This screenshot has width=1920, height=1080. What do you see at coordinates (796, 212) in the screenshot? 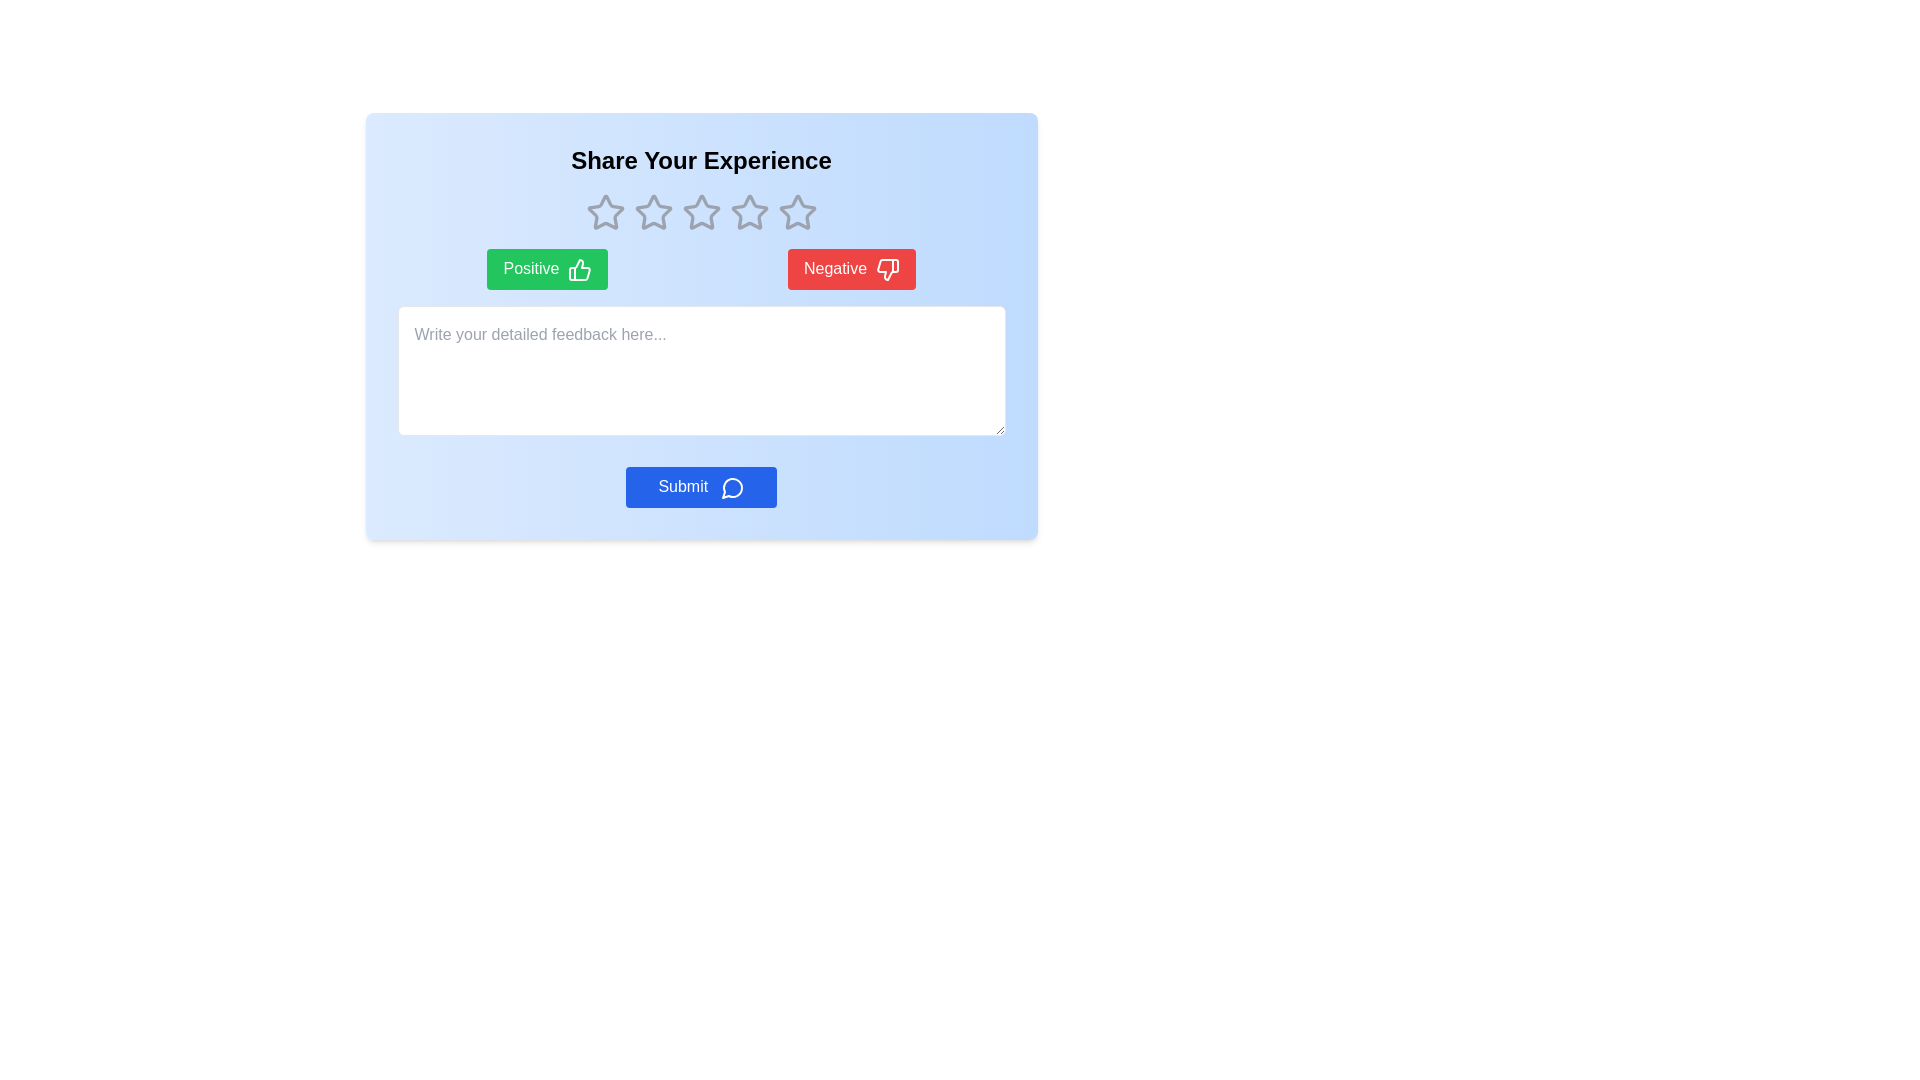
I see `the fifth star icon in the rating section under 'Share Your Experience'` at bounding box center [796, 212].